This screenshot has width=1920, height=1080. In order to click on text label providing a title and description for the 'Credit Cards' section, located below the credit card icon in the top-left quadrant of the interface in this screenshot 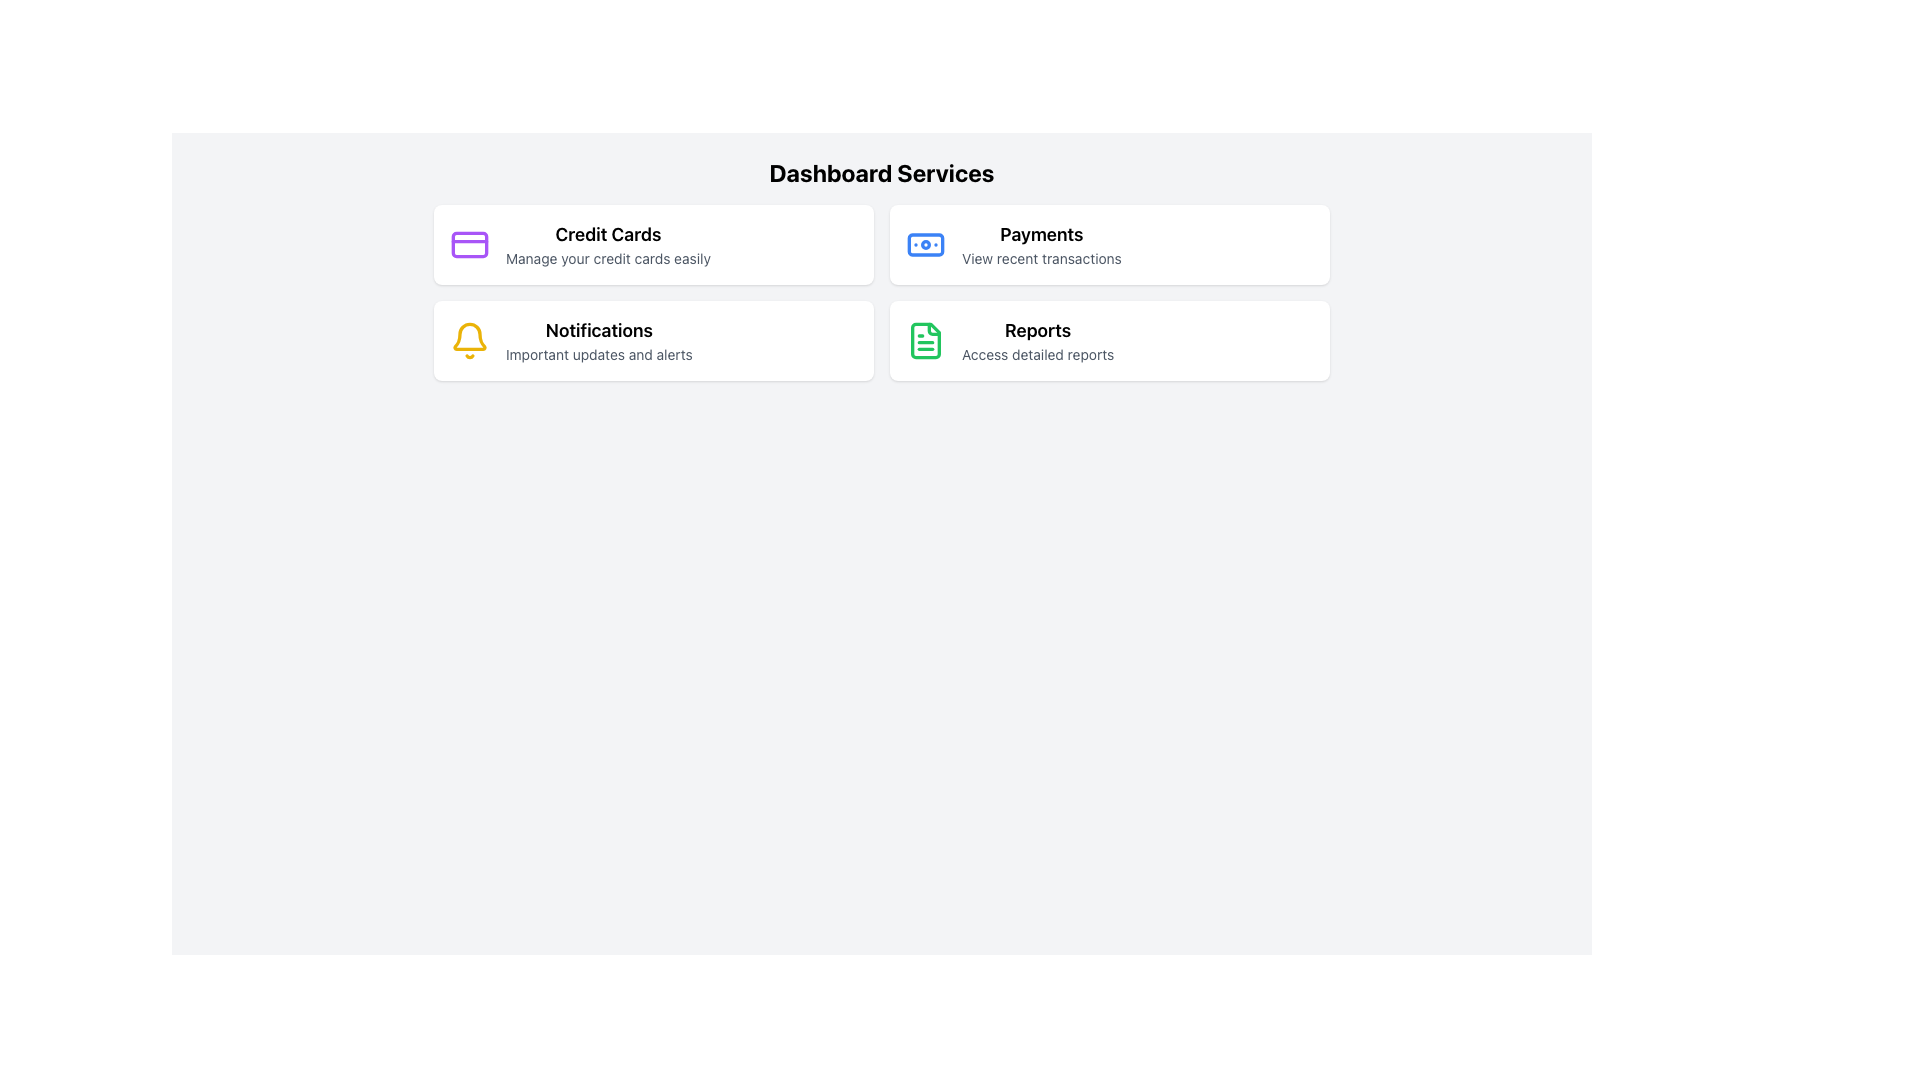, I will do `click(607, 244)`.